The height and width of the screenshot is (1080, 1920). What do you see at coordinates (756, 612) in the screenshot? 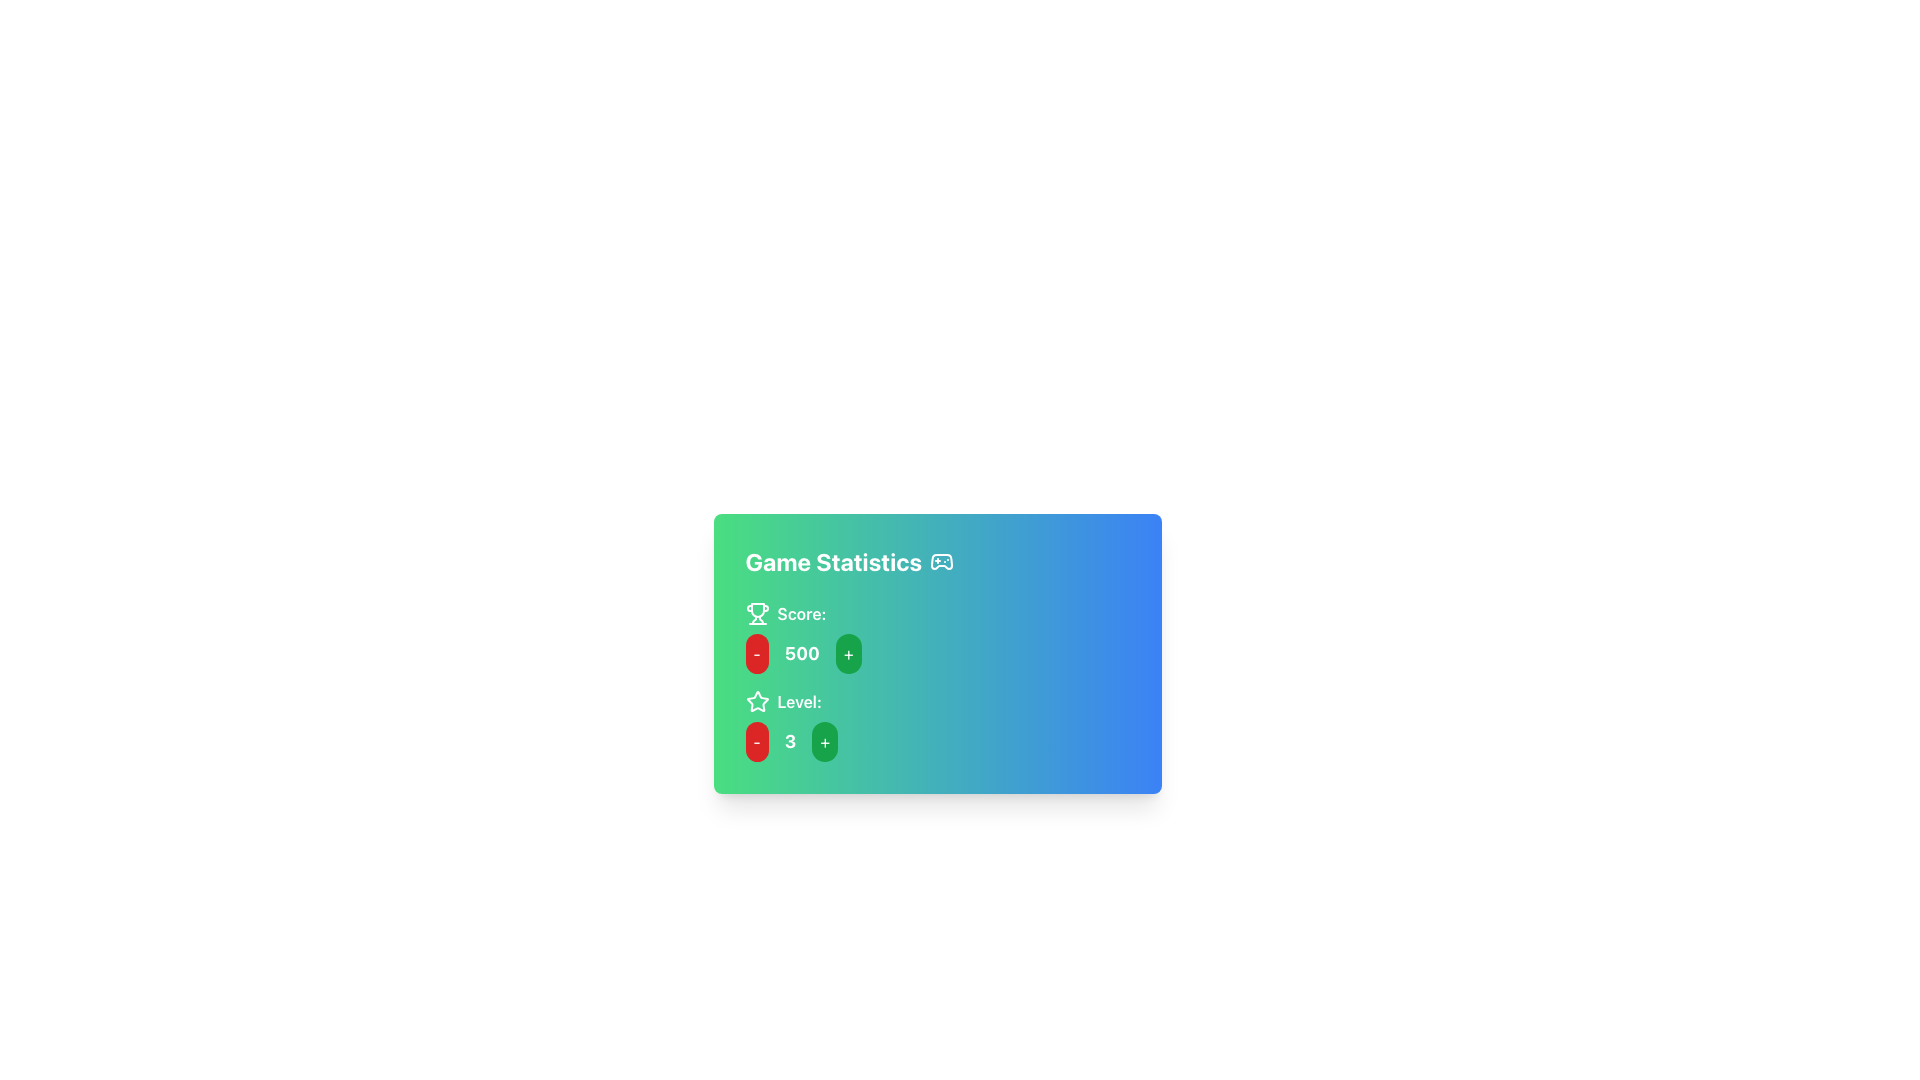
I see `visual reference on the trophy-shaped icon located` at bounding box center [756, 612].